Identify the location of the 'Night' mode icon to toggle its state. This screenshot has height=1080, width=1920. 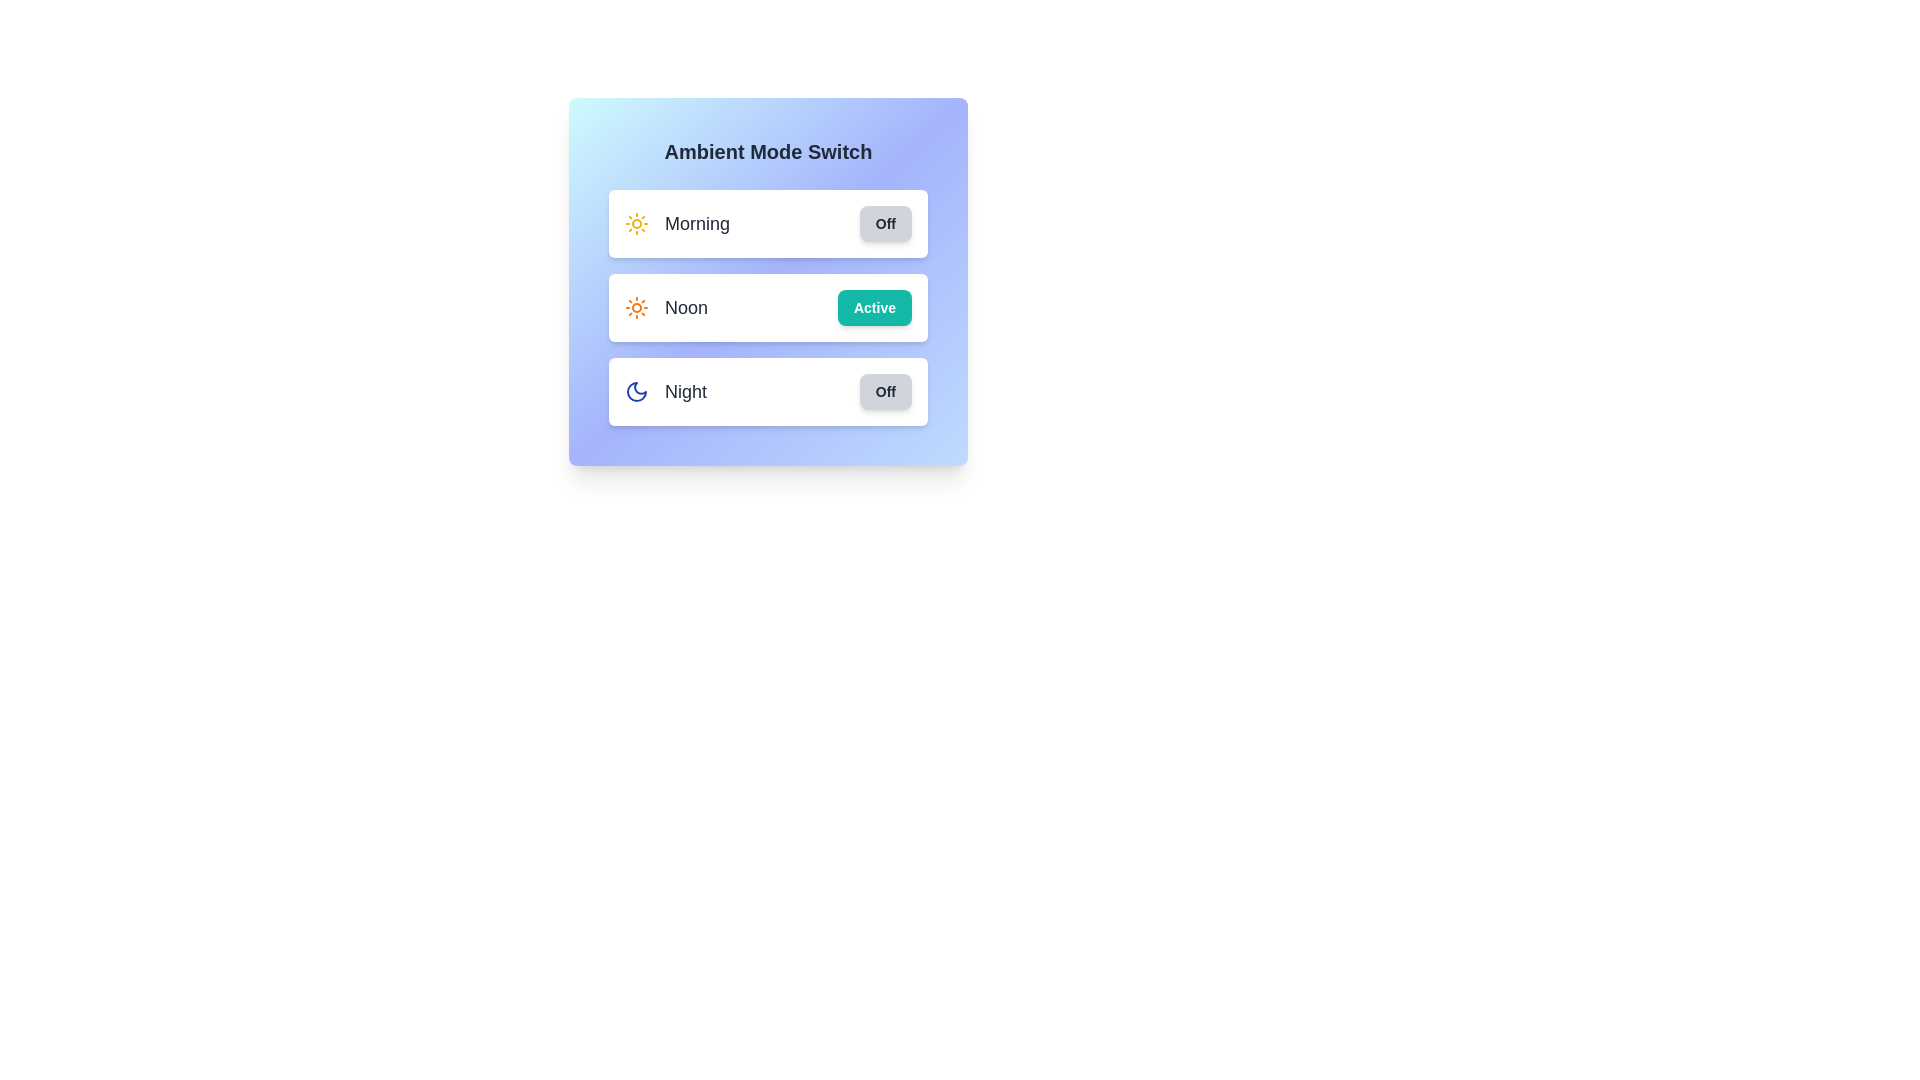
(636, 392).